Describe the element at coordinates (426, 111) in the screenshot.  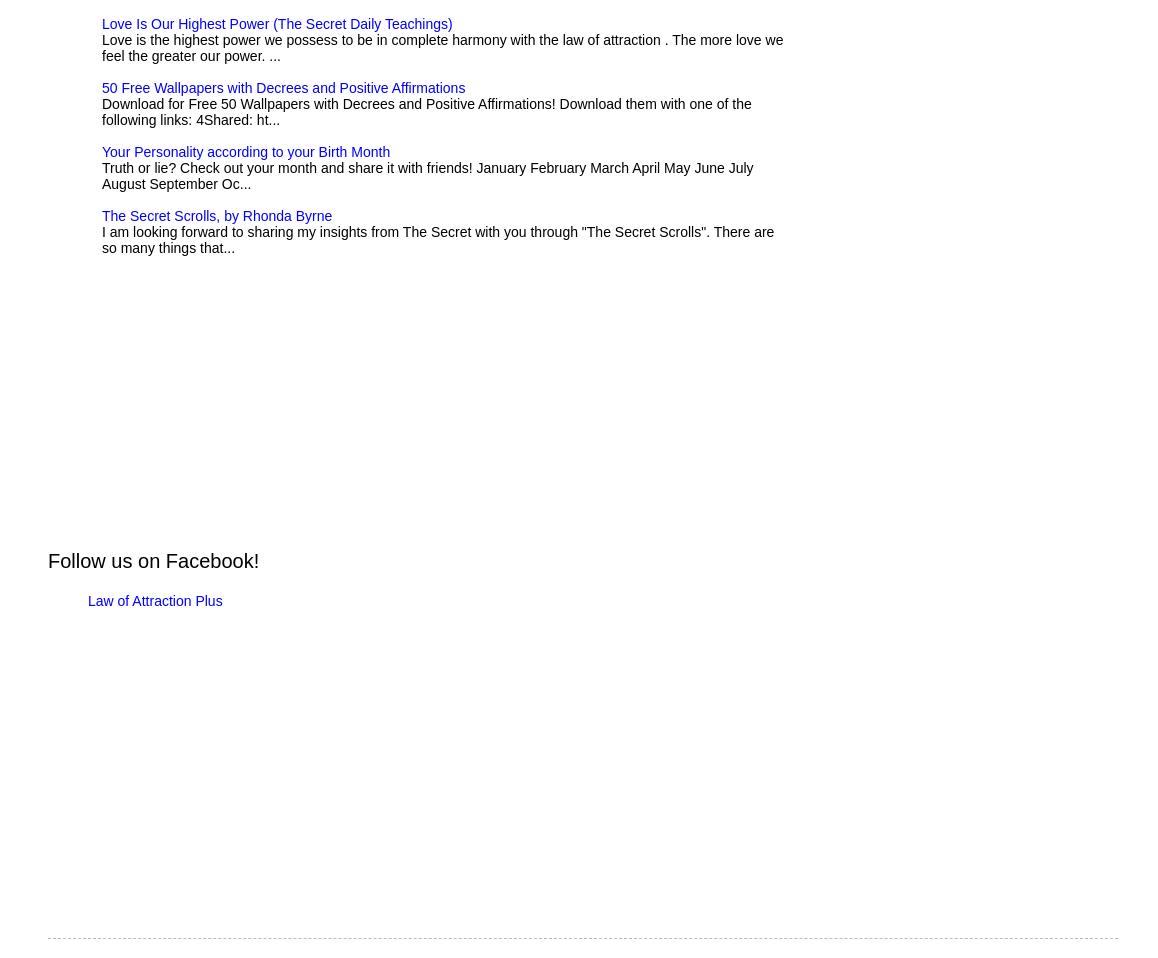
I see `'Download for Free 50 Wallpapers with Decrees and Positive Affirmations!   Download them with one of the following links:   4Shared:  ht...'` at that location.